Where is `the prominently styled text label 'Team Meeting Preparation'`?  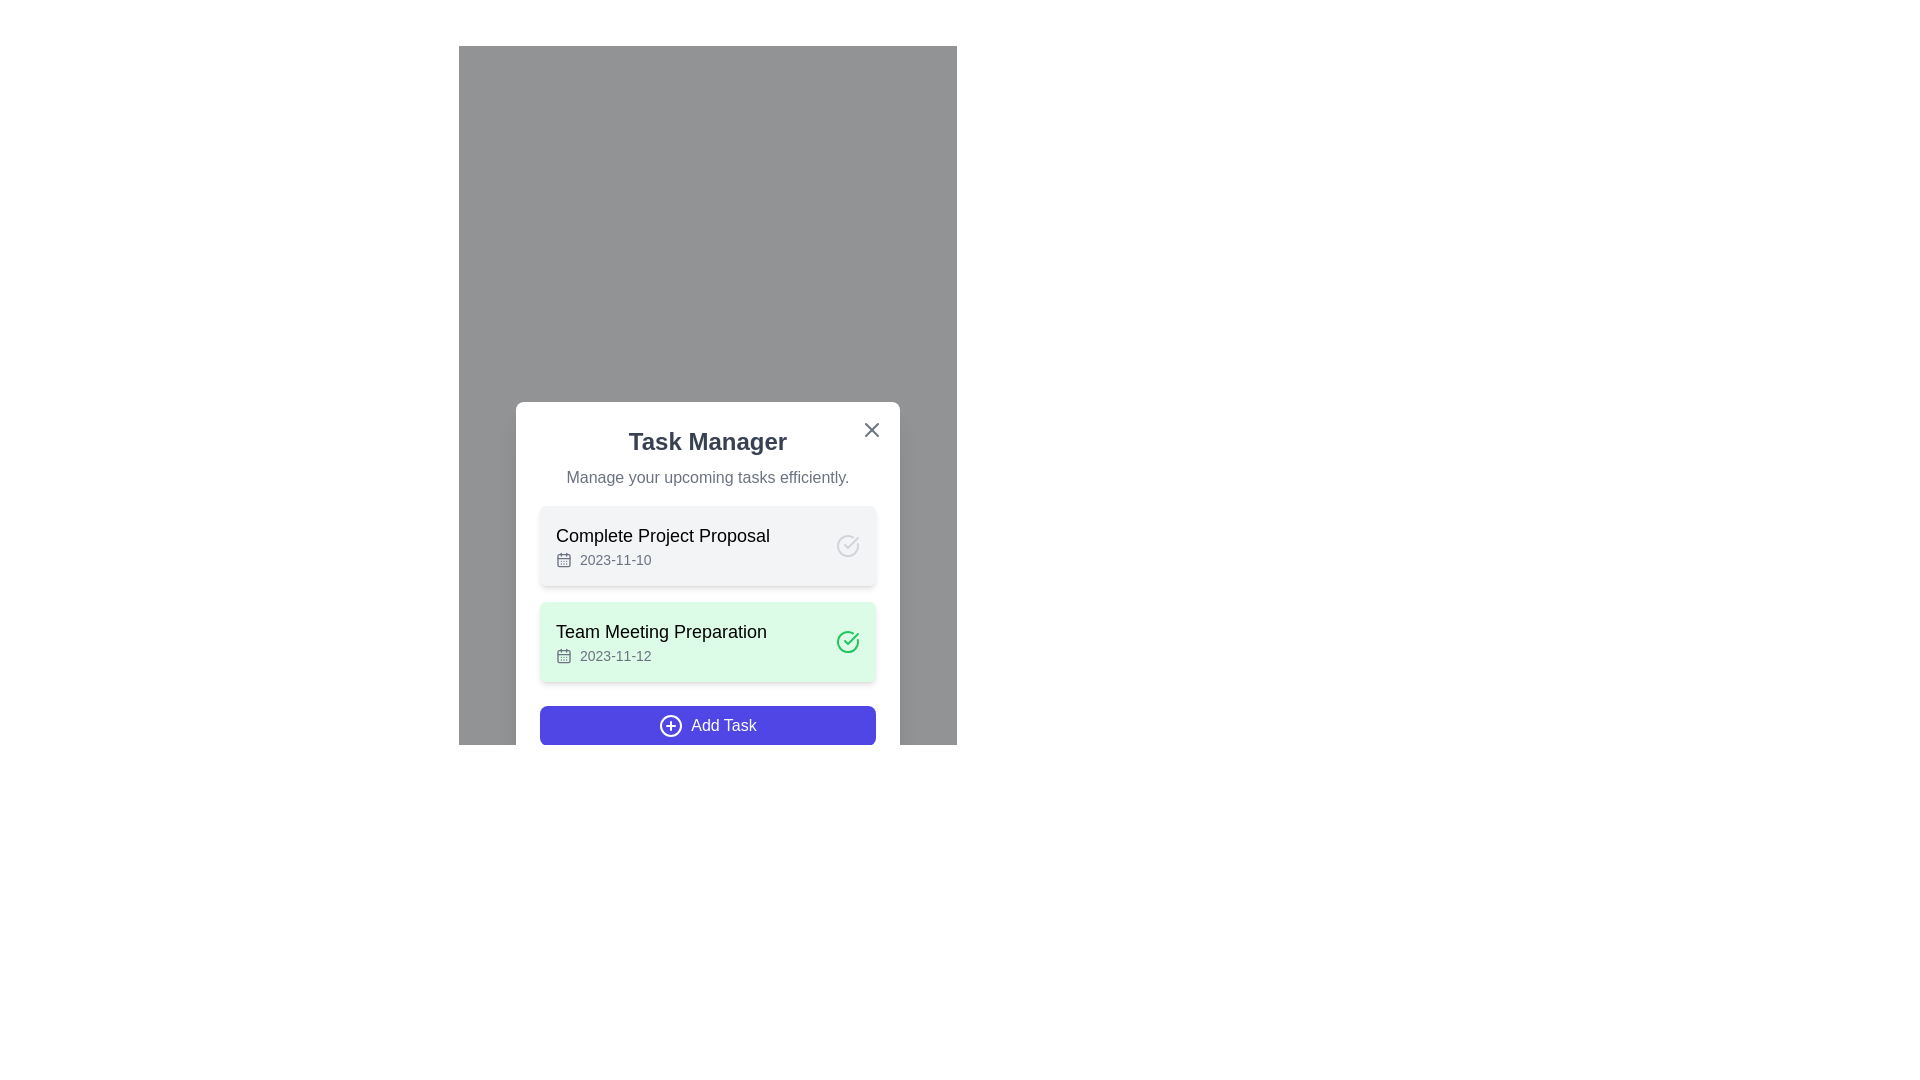 the prominently styled text label 'Team Meeting Preparation' is located at coordinates (661, 632).